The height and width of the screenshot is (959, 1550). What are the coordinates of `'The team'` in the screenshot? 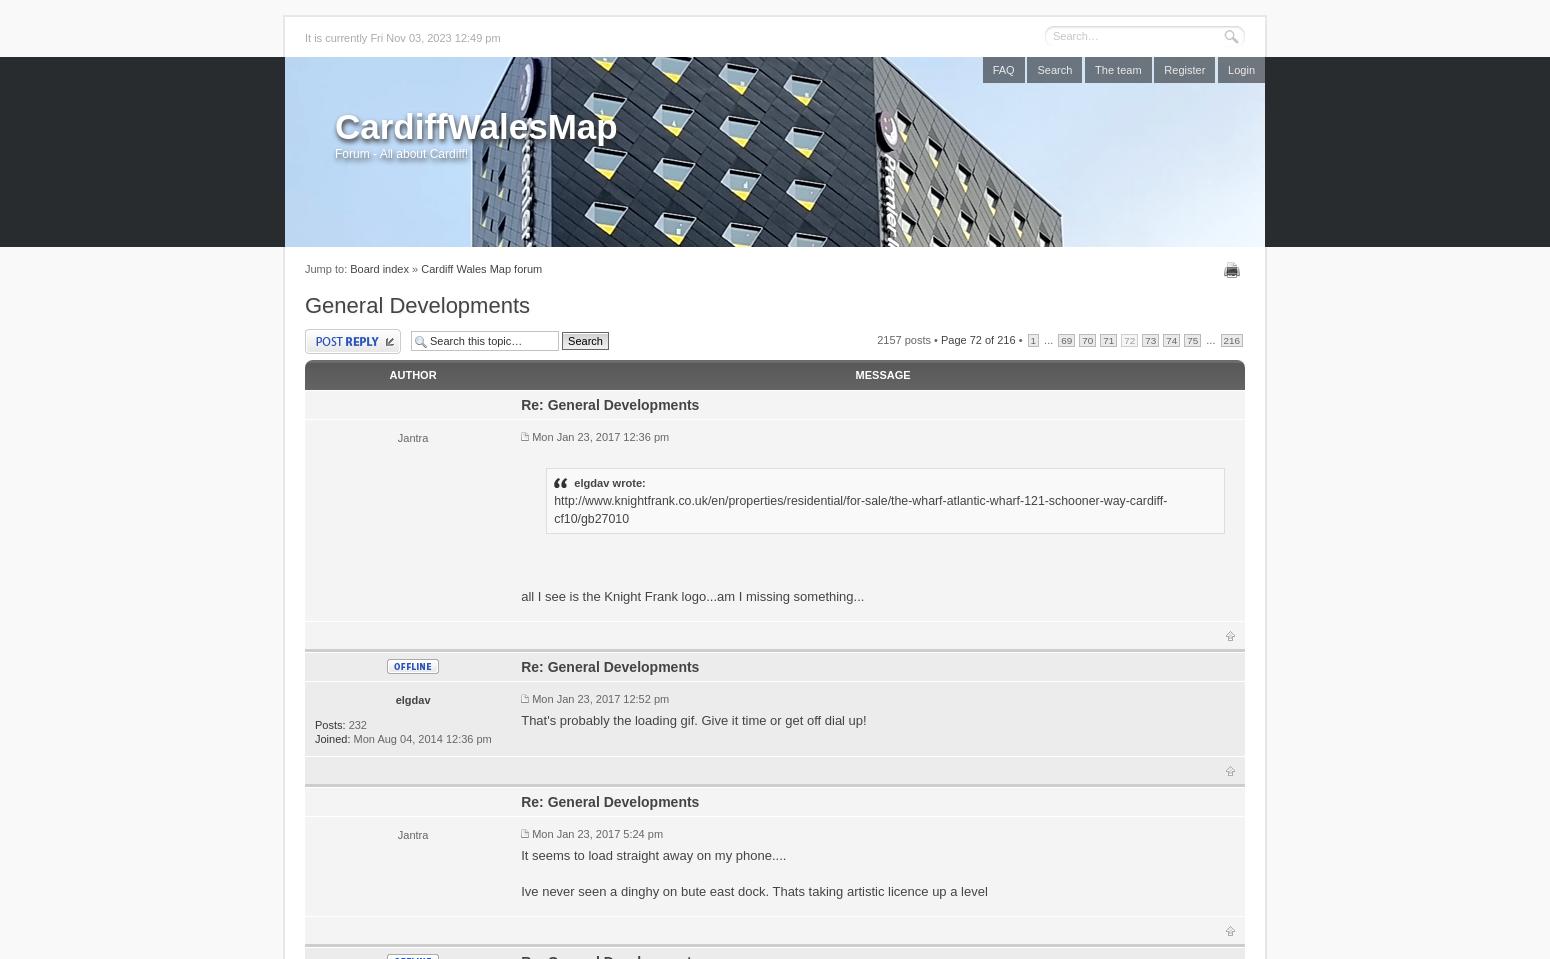 It's located at (1094, 70).